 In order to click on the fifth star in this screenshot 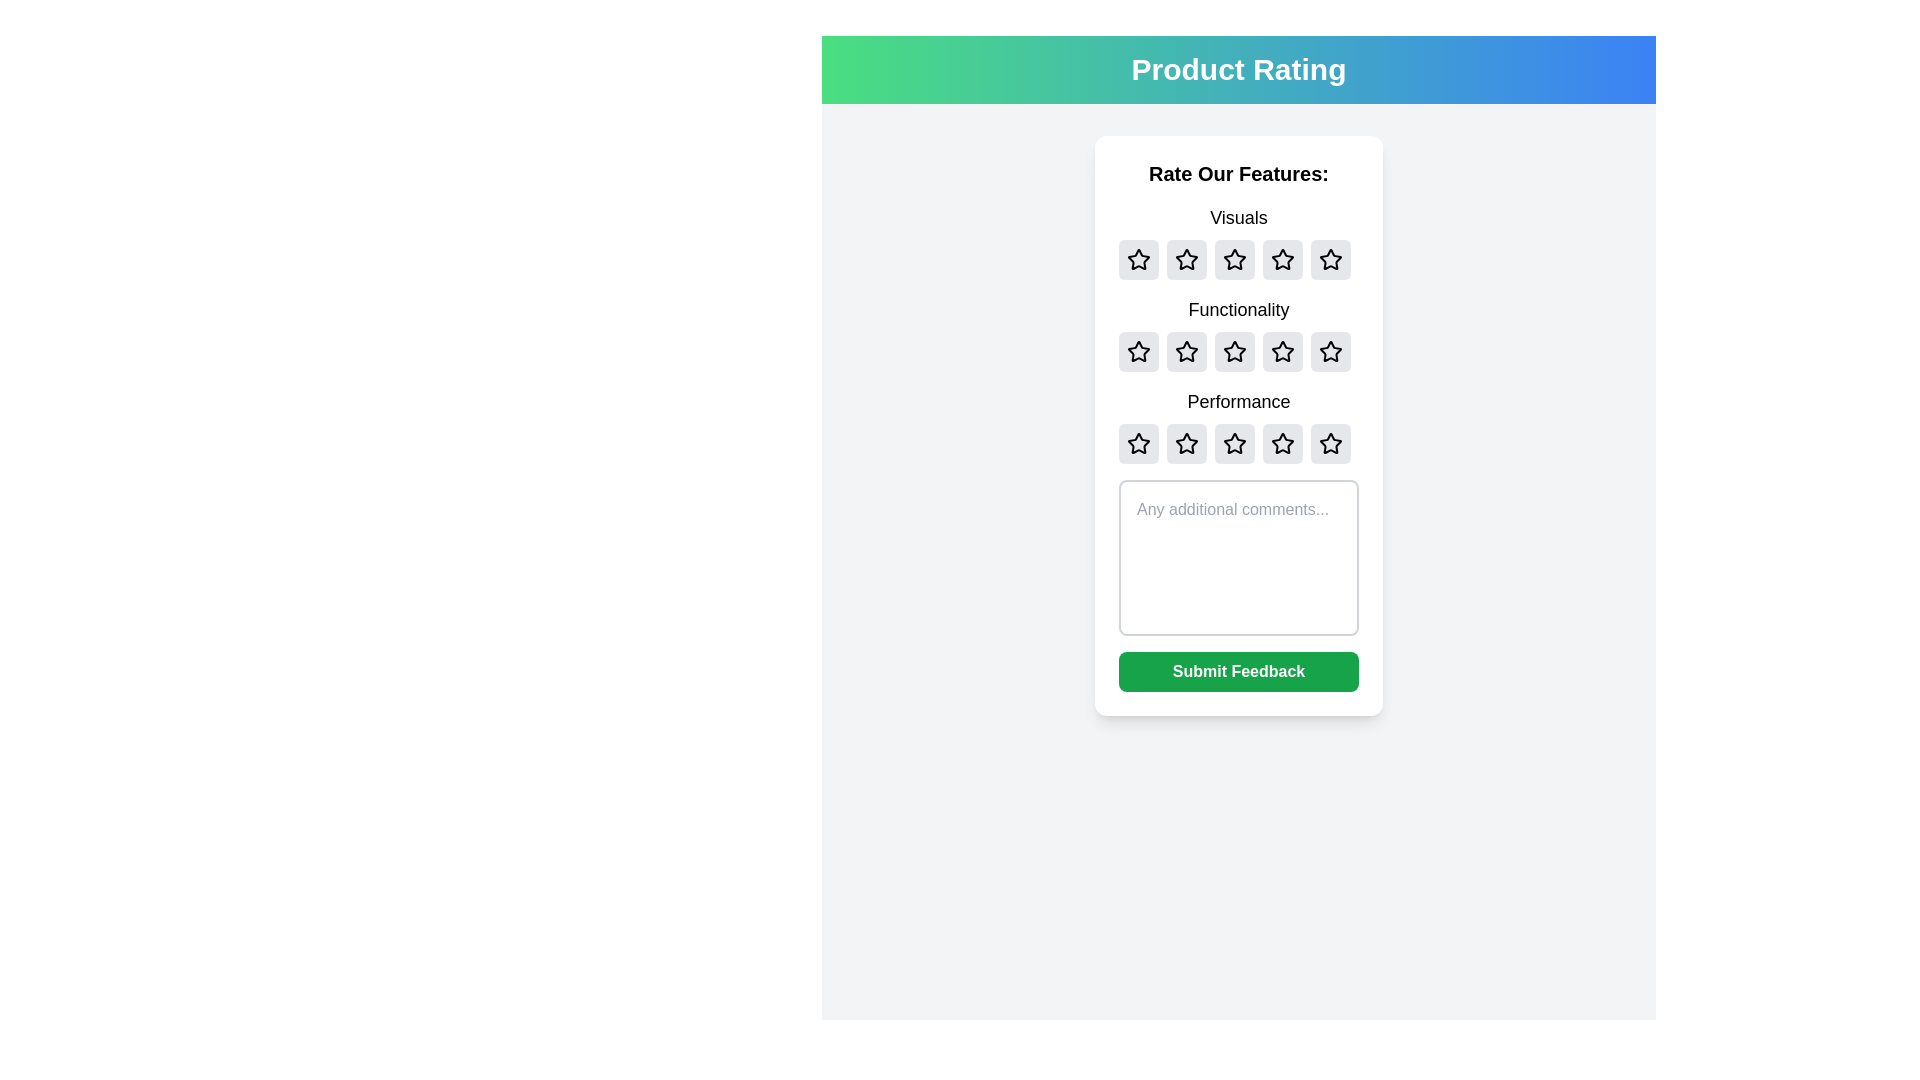, I will do `click(1330, 350)`.